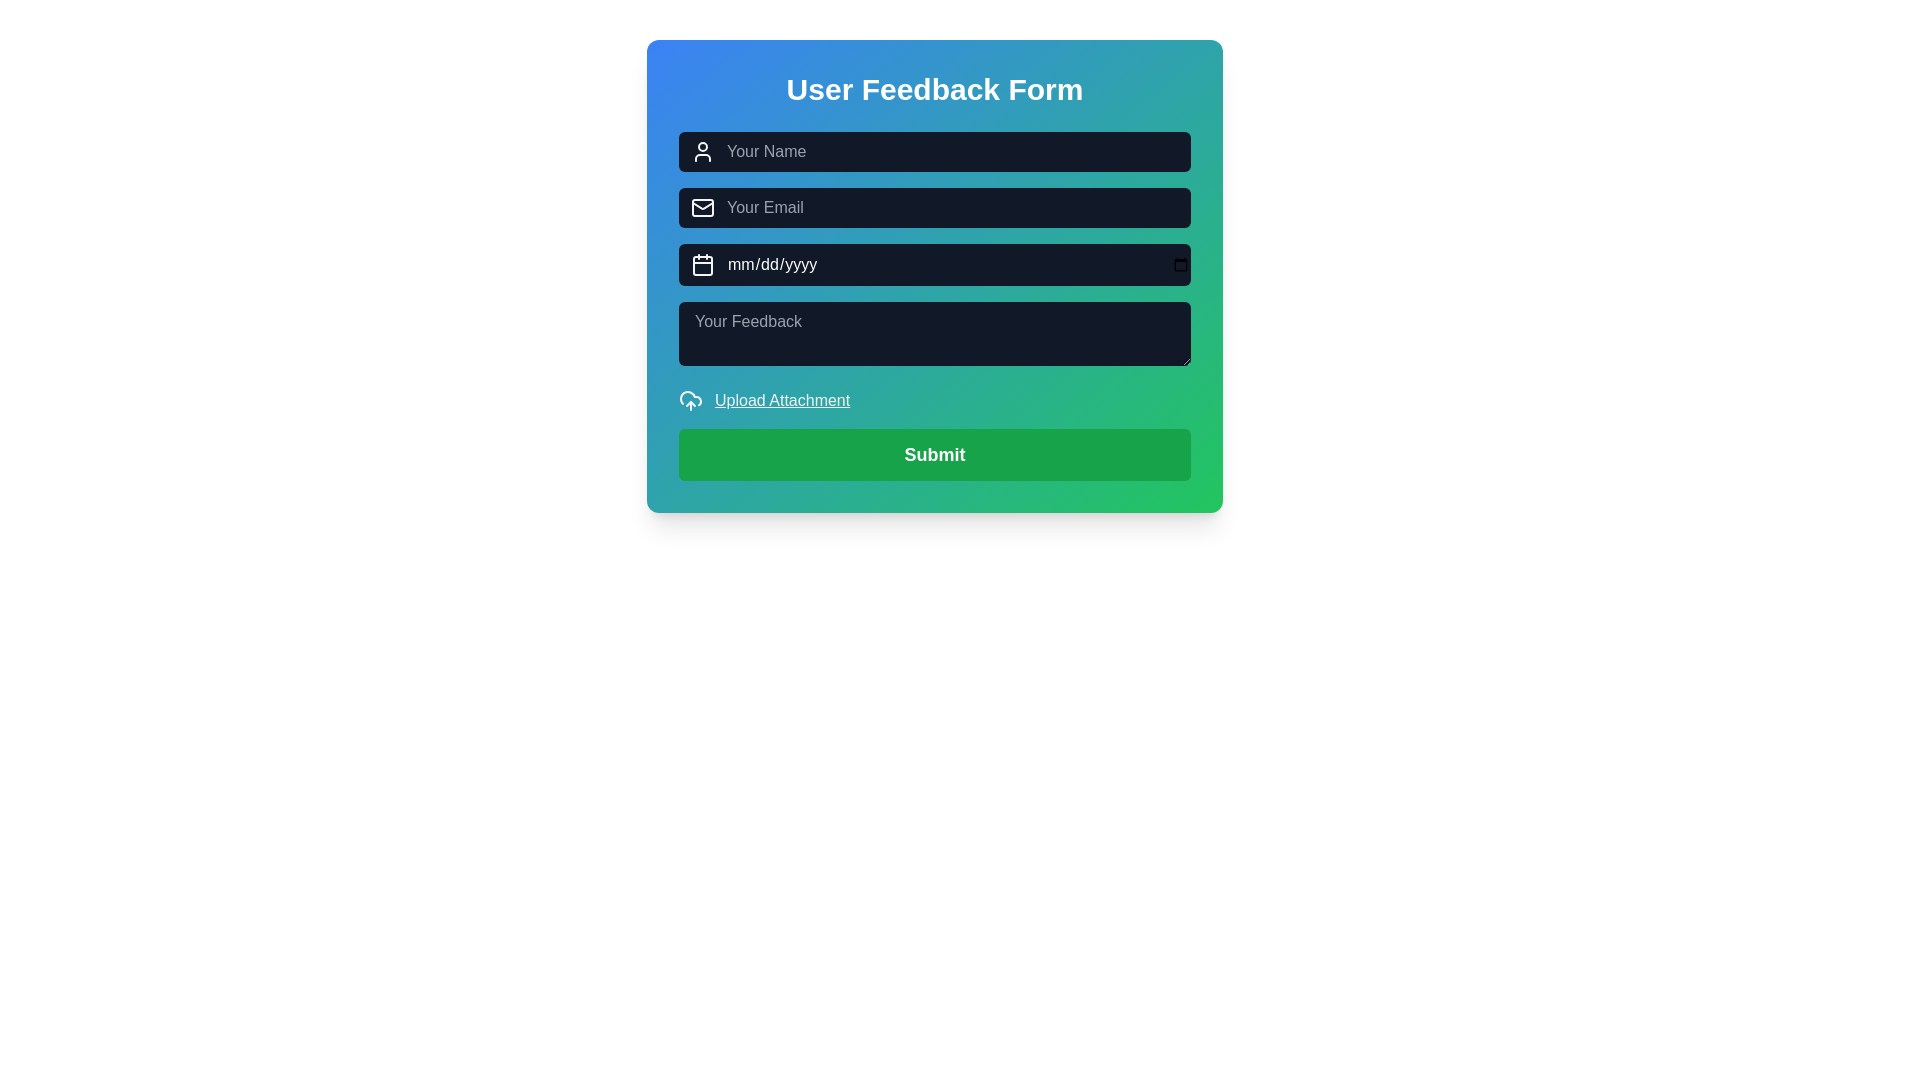 The image size is (1920, 1080). I want to click on the Text Label that serves as the title for the feedback form, positioned at the top of the gradient-colored rounded rectangle containing input fields and buttons, so click(934, 88).